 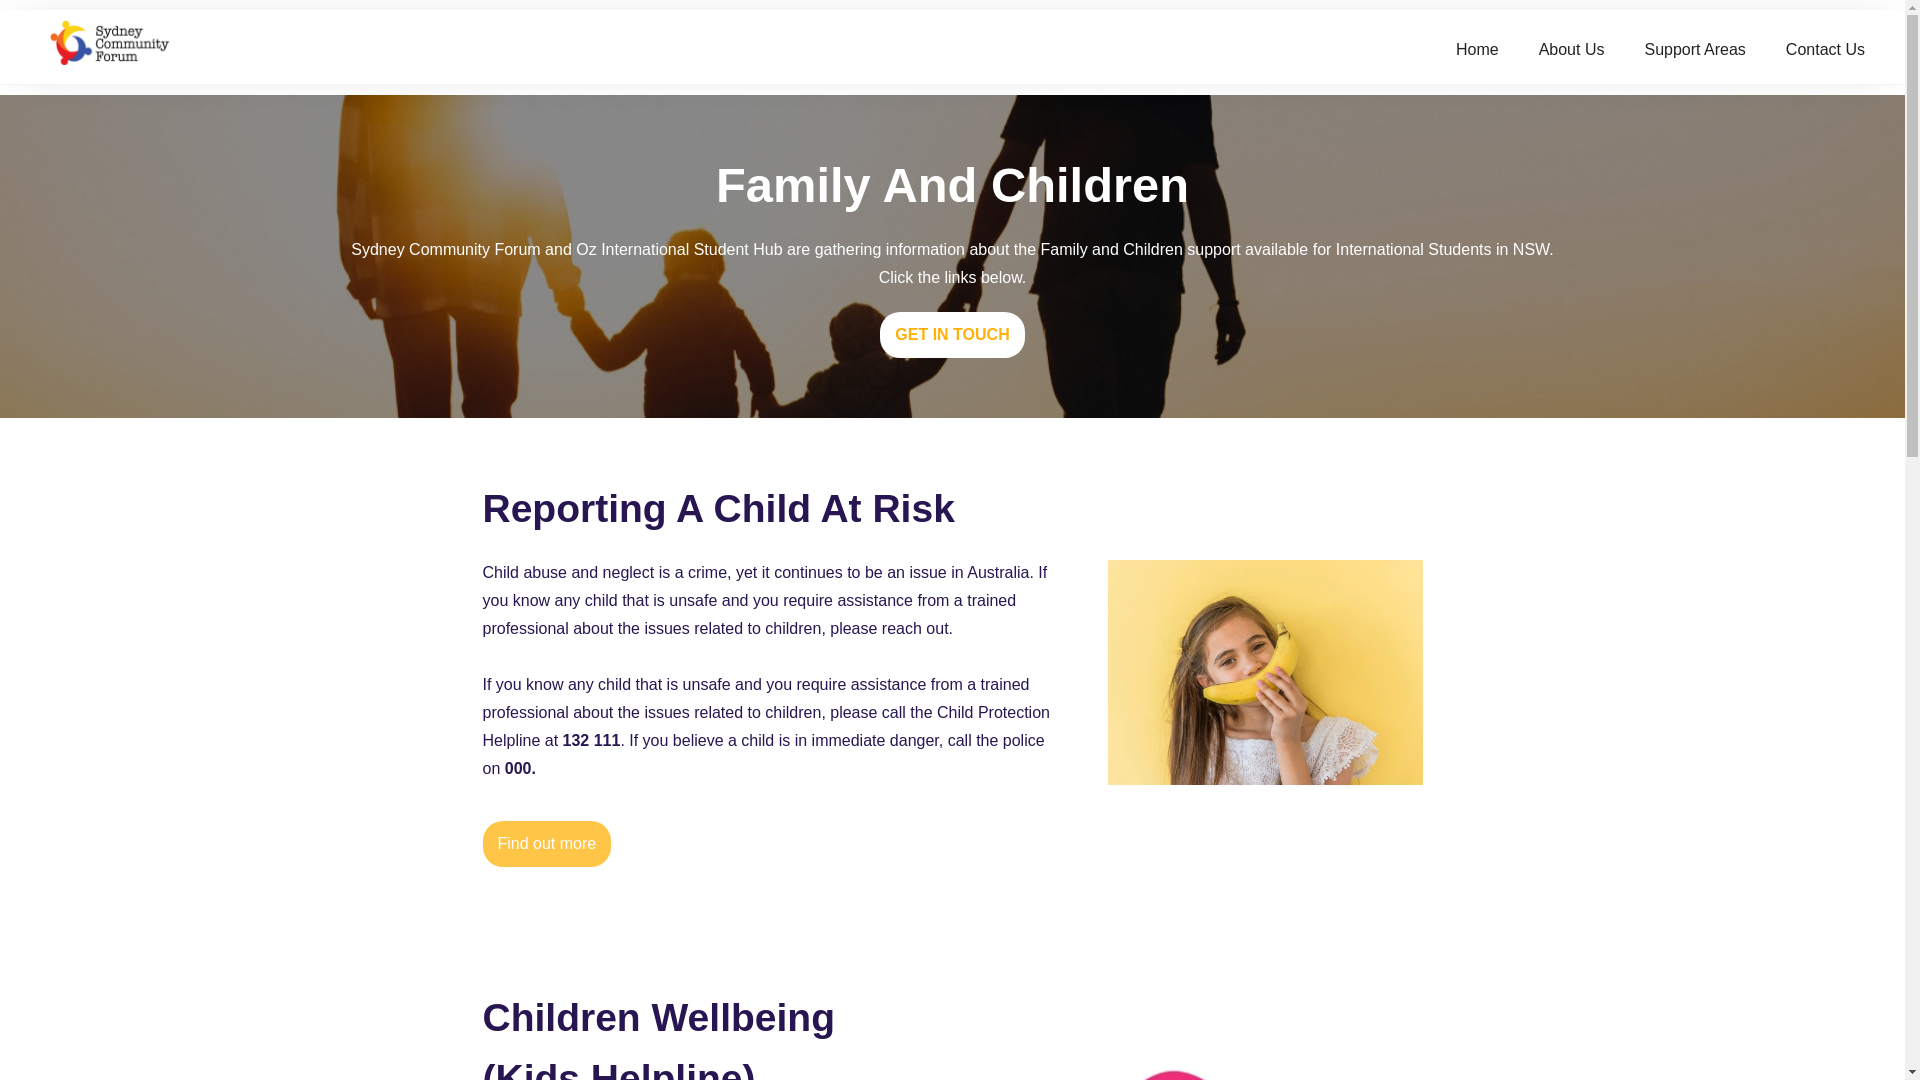 I want to click on 'GET IN TOUCH', so click(x=950, y=334).